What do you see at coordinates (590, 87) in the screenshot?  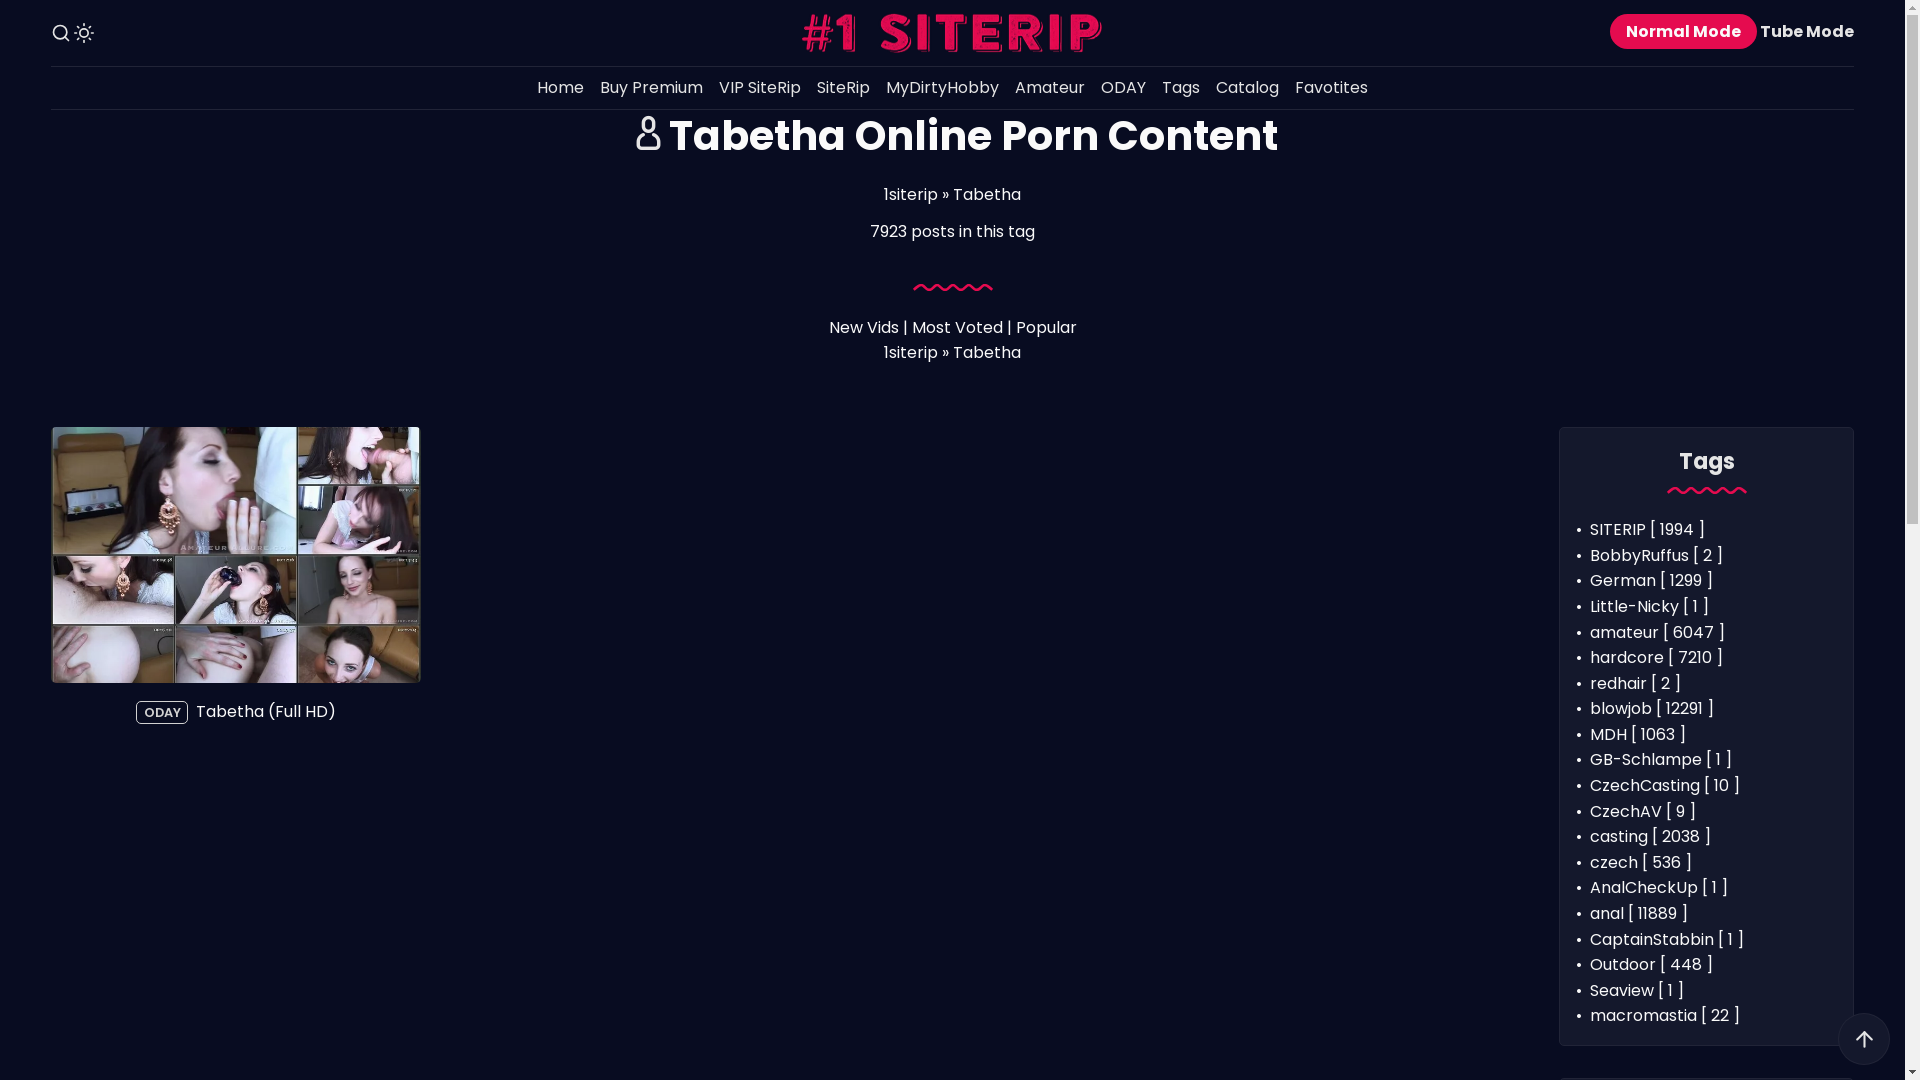 I see `'Buy Premium'` at bounding box center [590, 87].